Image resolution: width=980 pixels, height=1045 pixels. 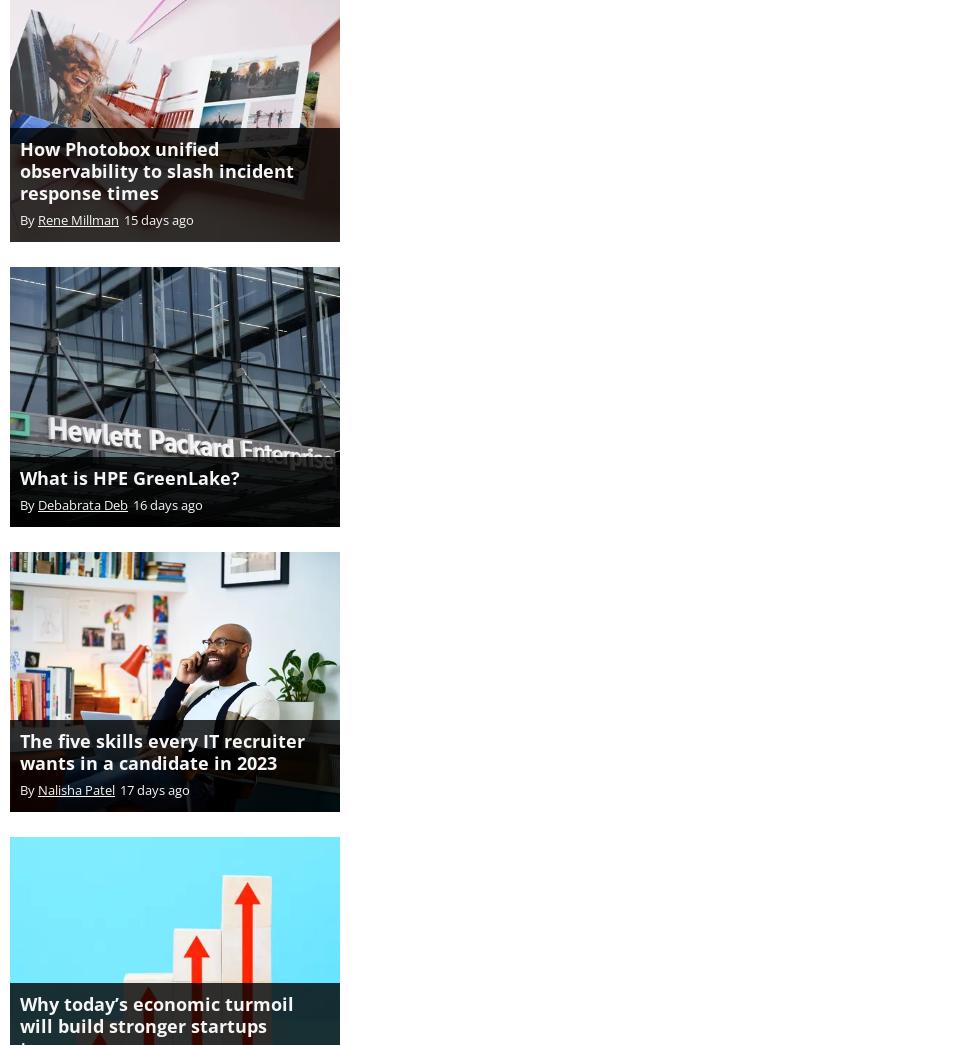 What do you see at coordinates (19, 1004) in the screenshot?
I see `'Why today’s economic turmoil will build stronger startups tomorrow'` at bounding box center [19, 1004].